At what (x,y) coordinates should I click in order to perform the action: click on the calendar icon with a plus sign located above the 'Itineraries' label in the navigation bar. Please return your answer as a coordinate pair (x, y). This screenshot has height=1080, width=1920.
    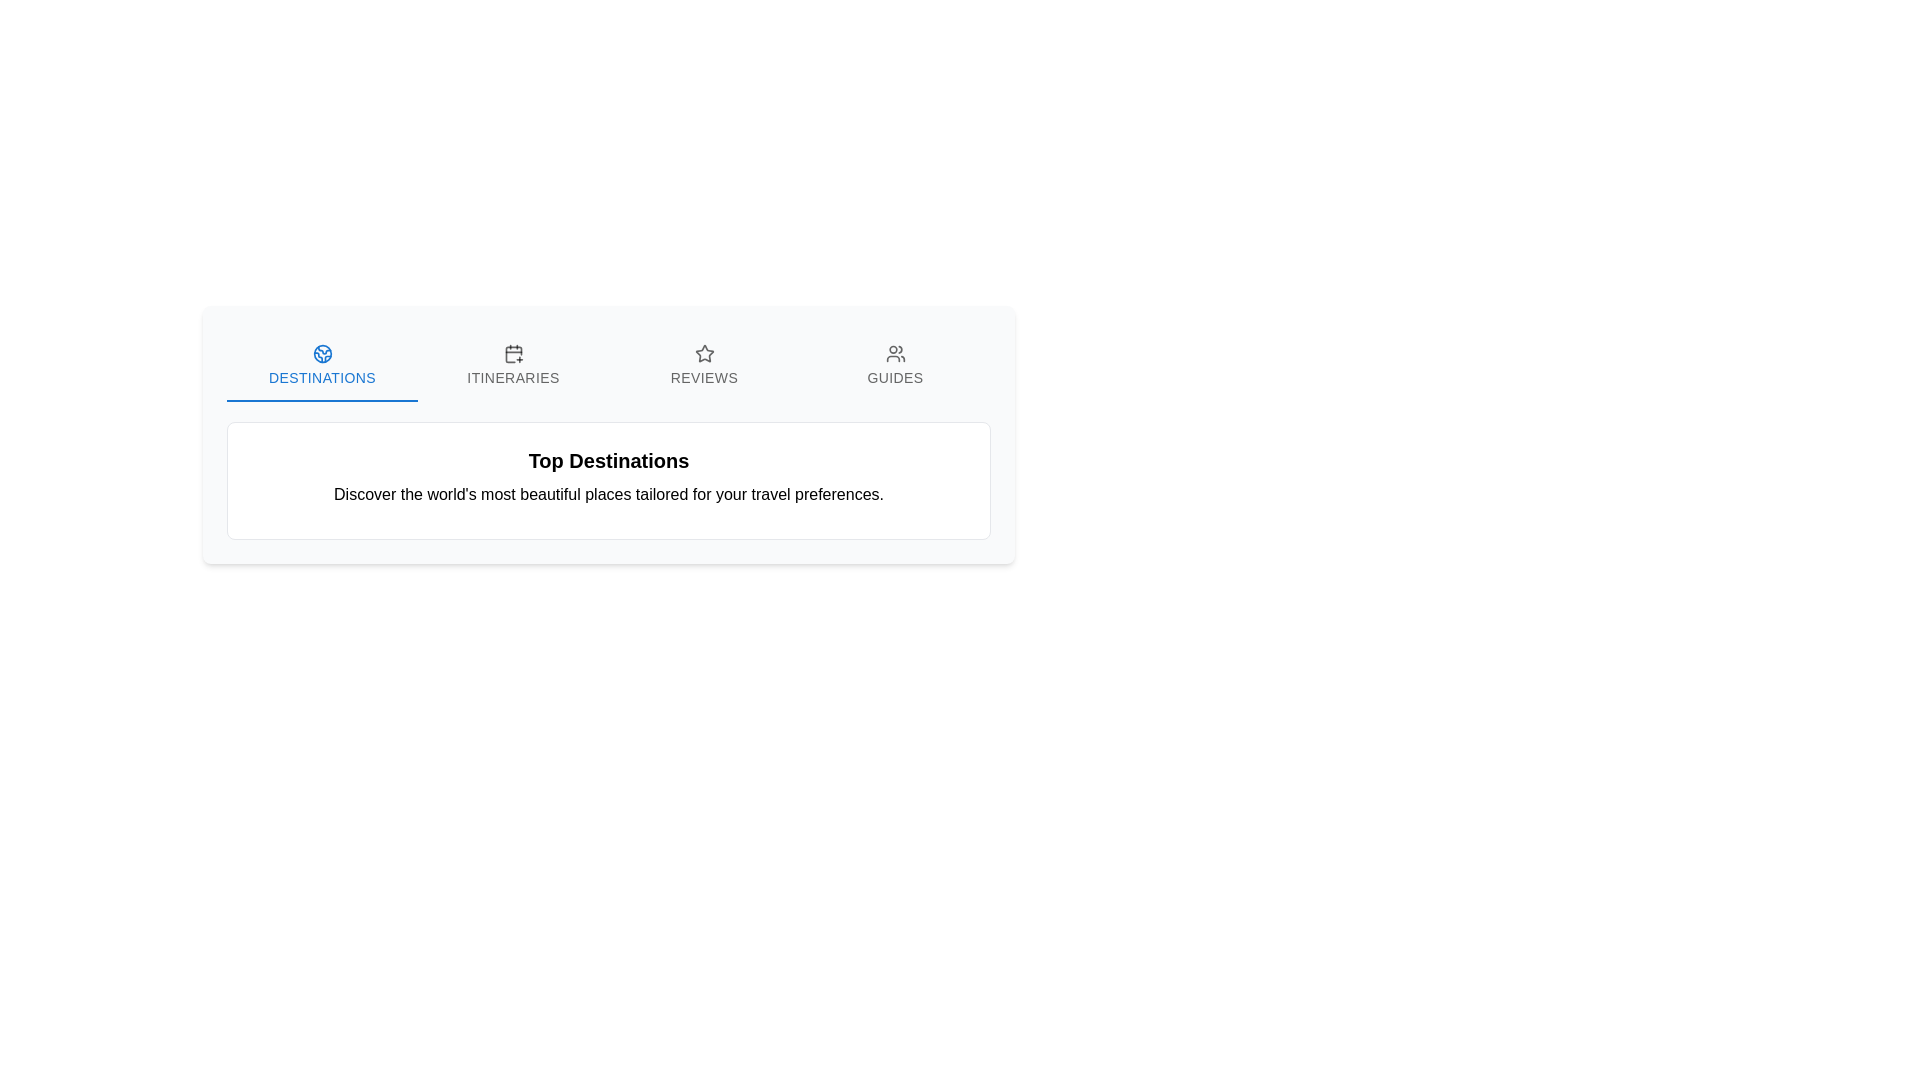
    Looking at the image, I should click on (513, 353).